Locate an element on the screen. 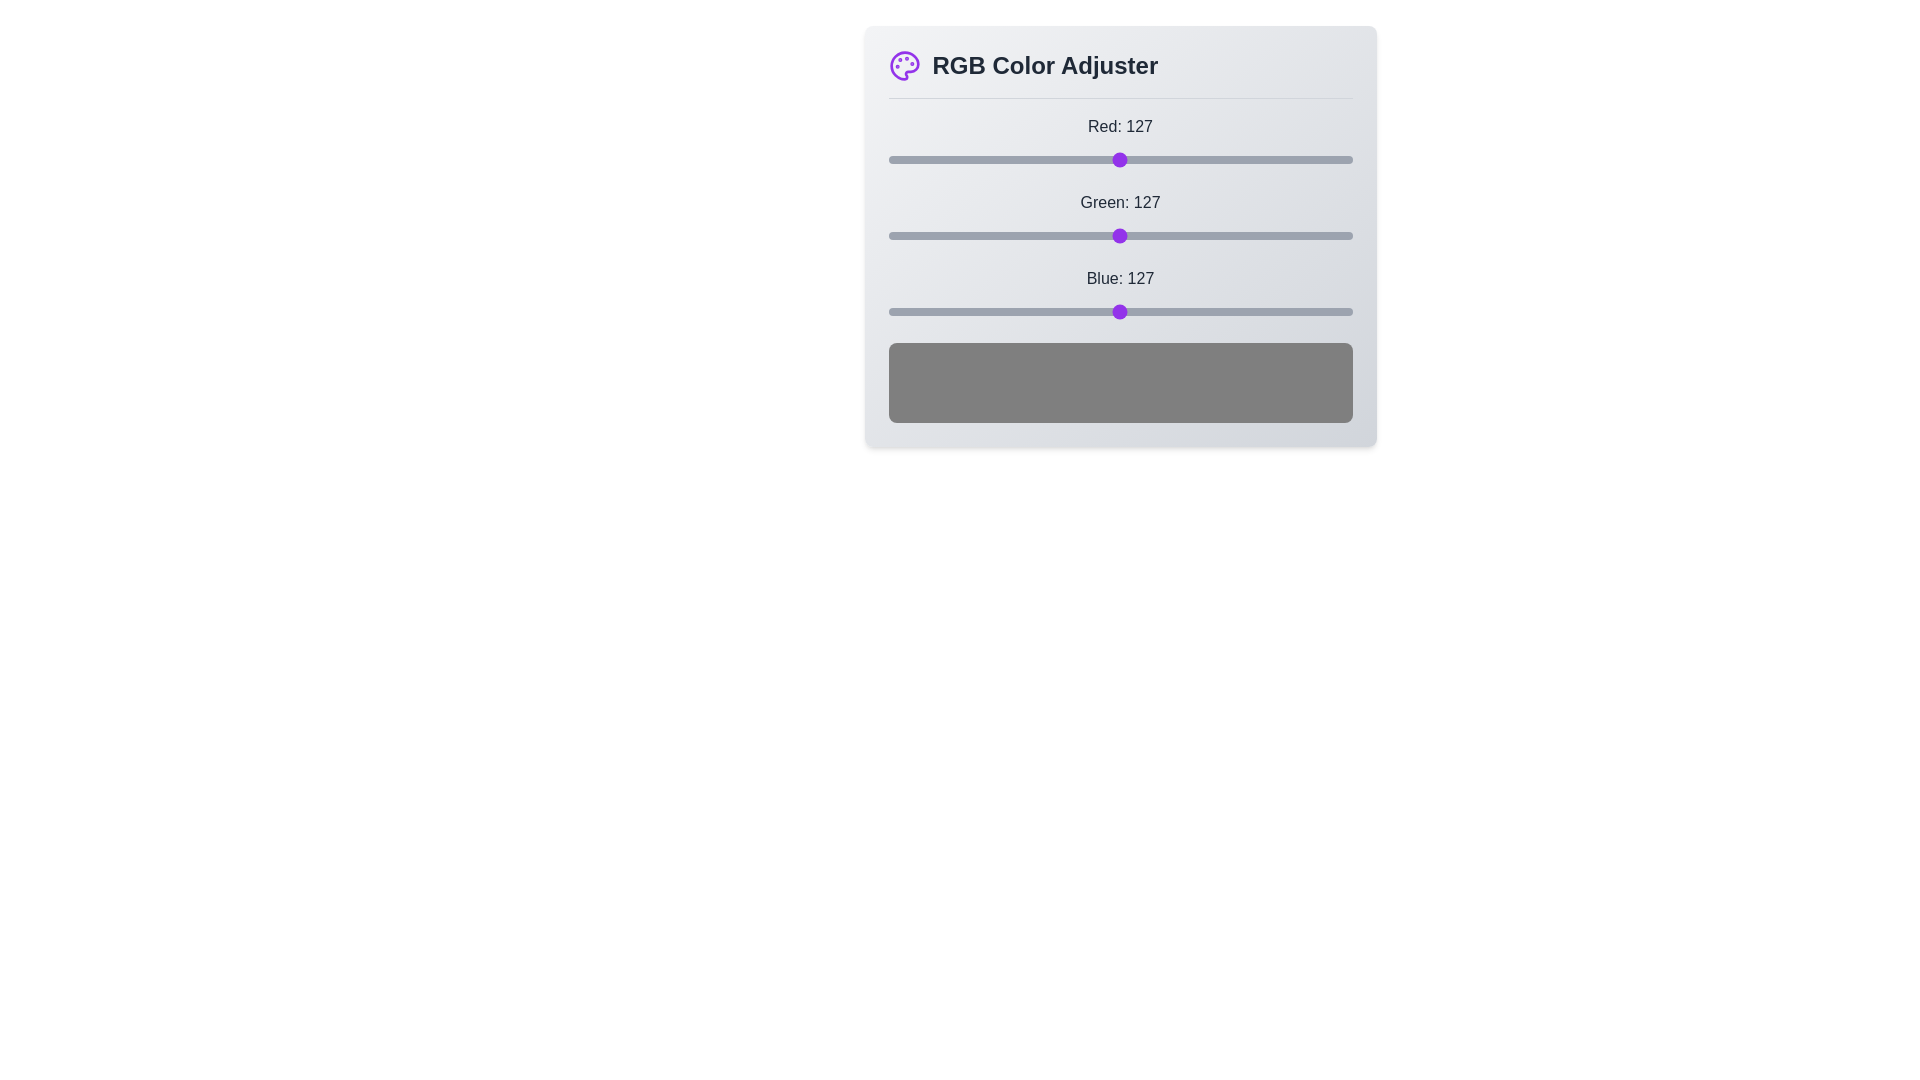 The height and width of the screenshot is (1080, 1920). the green slider to set the green value to 77 is located at coordinates (1028, 234).